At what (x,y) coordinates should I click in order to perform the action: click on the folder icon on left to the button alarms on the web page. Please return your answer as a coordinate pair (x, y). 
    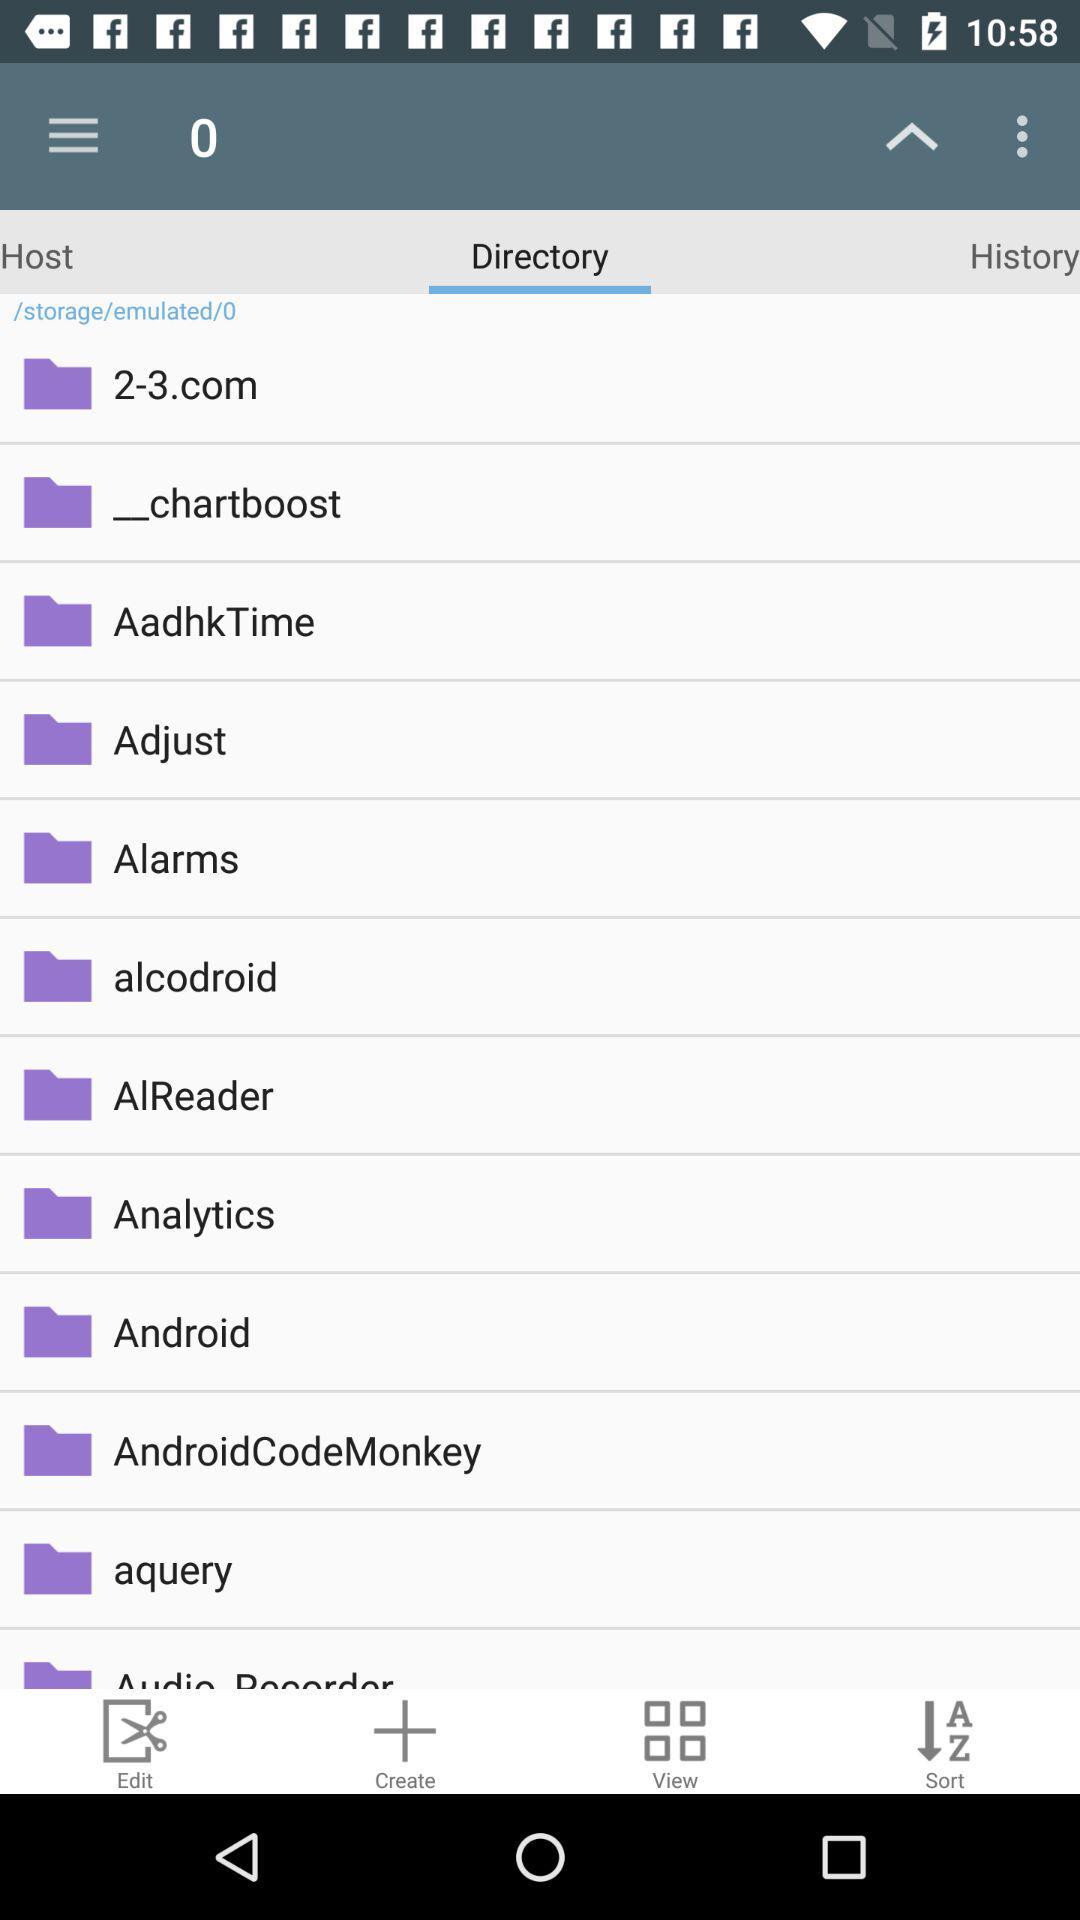
    Looking at the image, I should click on (56, 858).